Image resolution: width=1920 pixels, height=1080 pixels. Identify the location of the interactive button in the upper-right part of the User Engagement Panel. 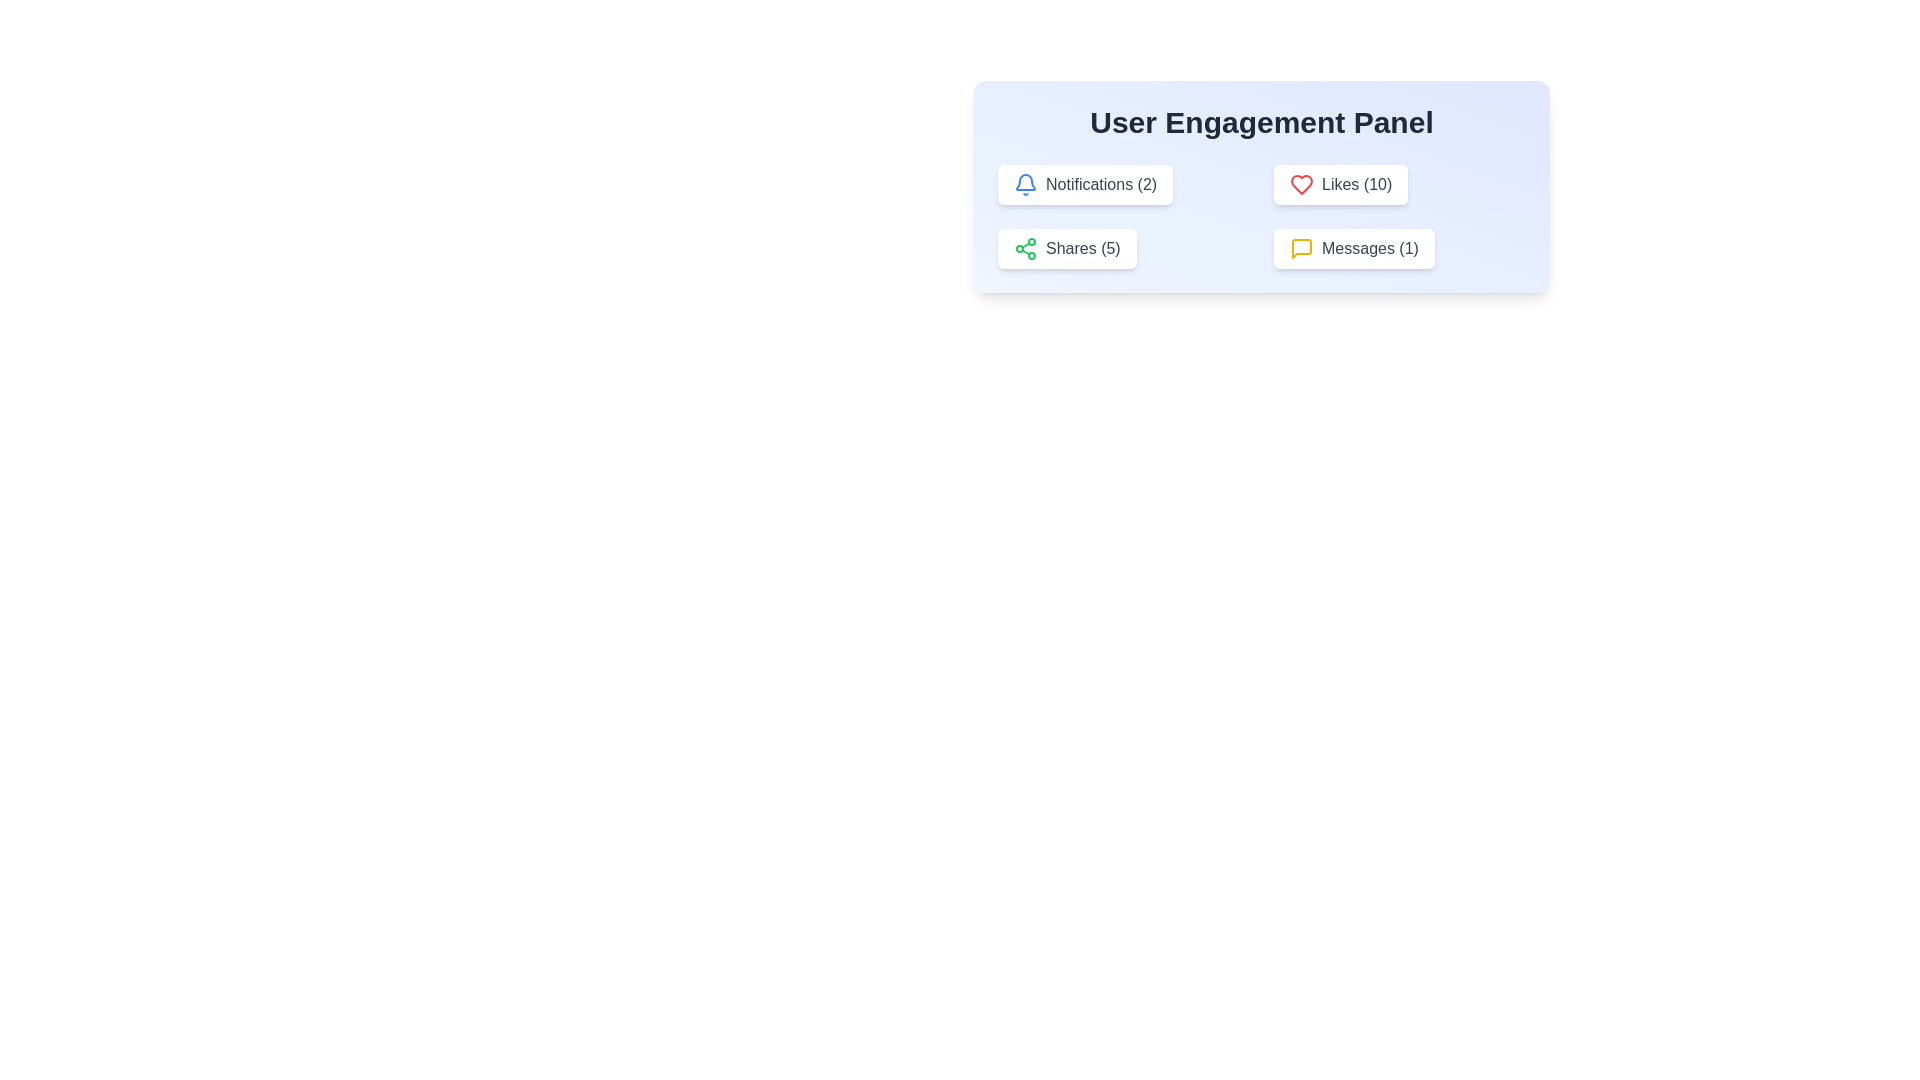
(1341, 185).